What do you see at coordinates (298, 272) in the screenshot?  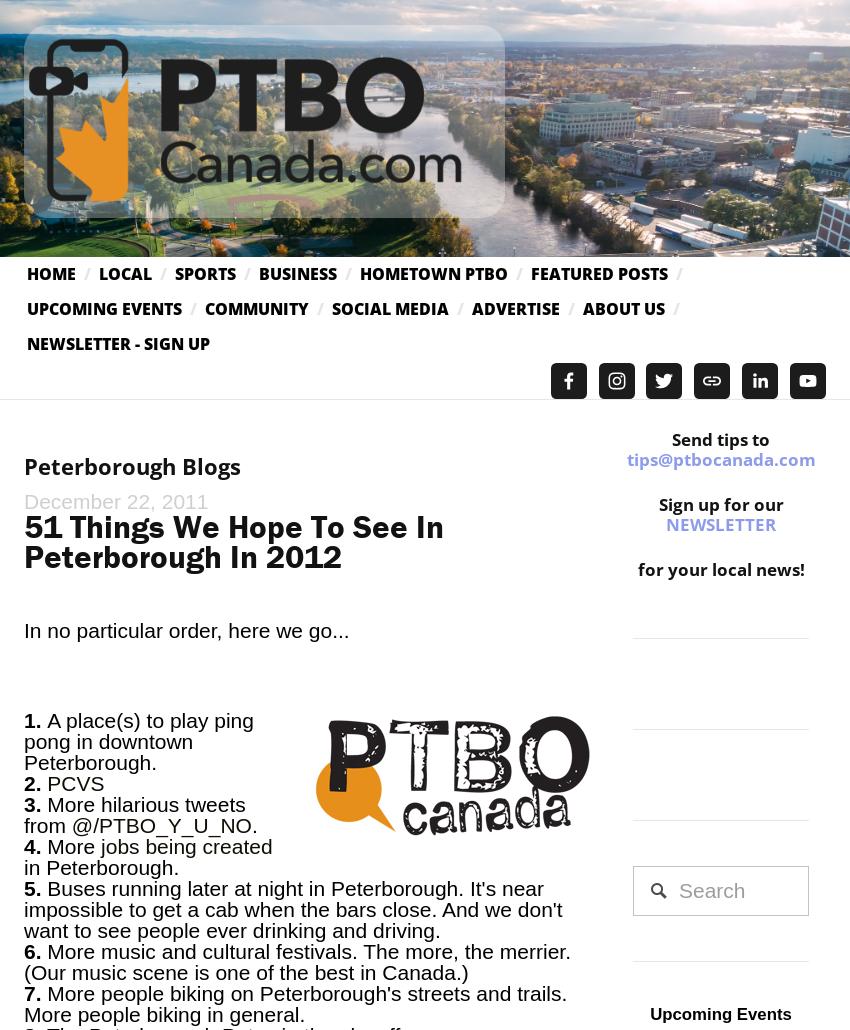 I see `'Business'` at bounding box center [298, 272].